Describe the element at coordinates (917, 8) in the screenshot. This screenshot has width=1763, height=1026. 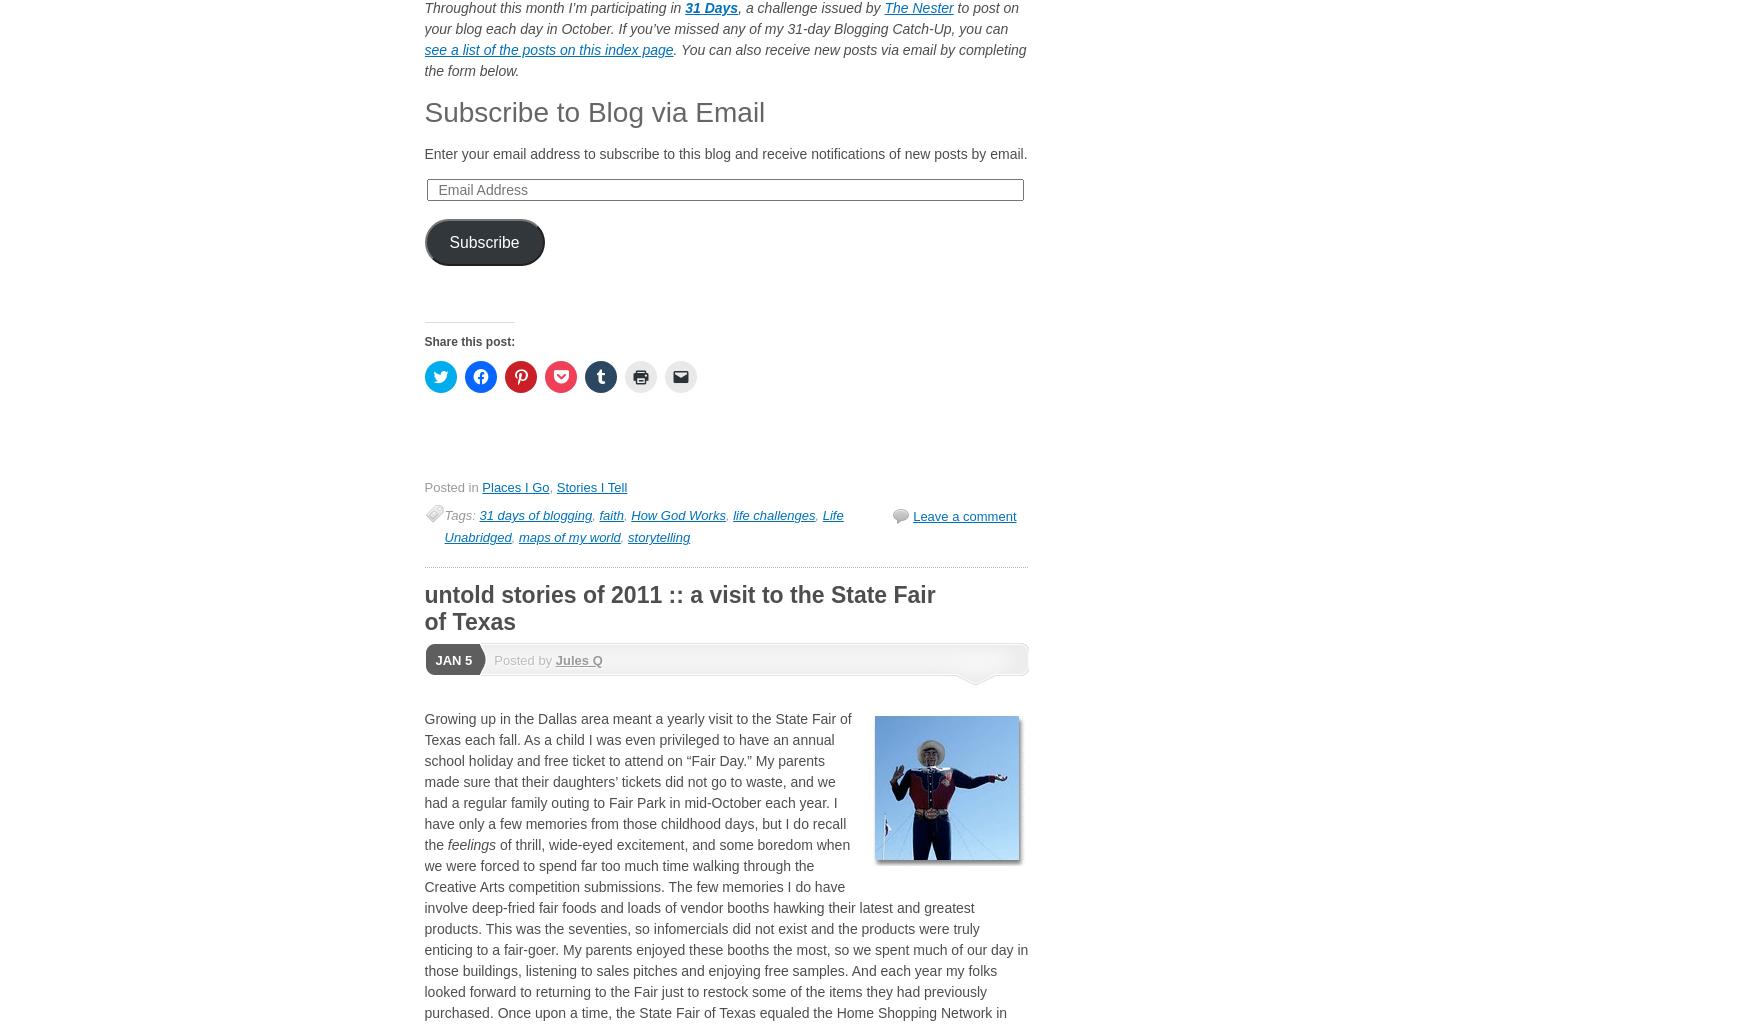
I see `'The Nester'` at that location.